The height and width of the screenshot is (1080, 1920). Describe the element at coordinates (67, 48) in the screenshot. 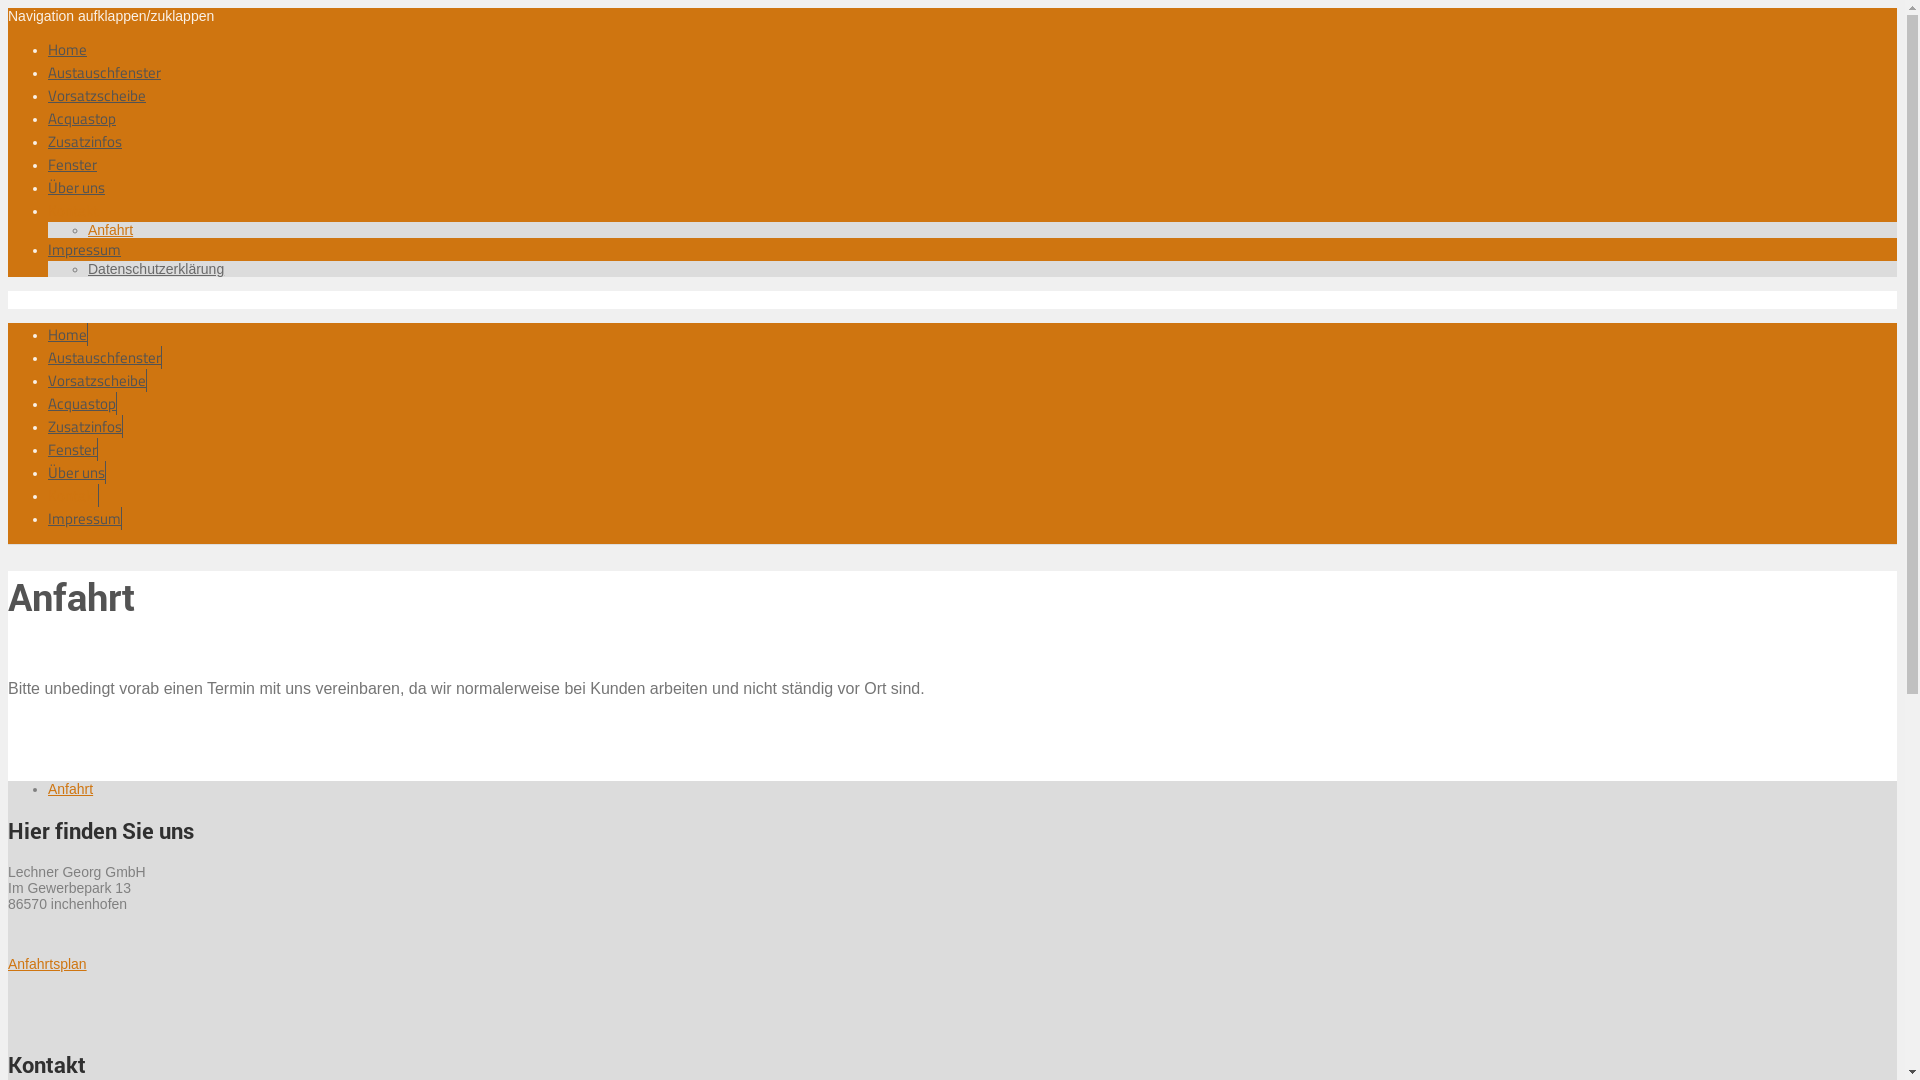

I see `'Home'` at that location.